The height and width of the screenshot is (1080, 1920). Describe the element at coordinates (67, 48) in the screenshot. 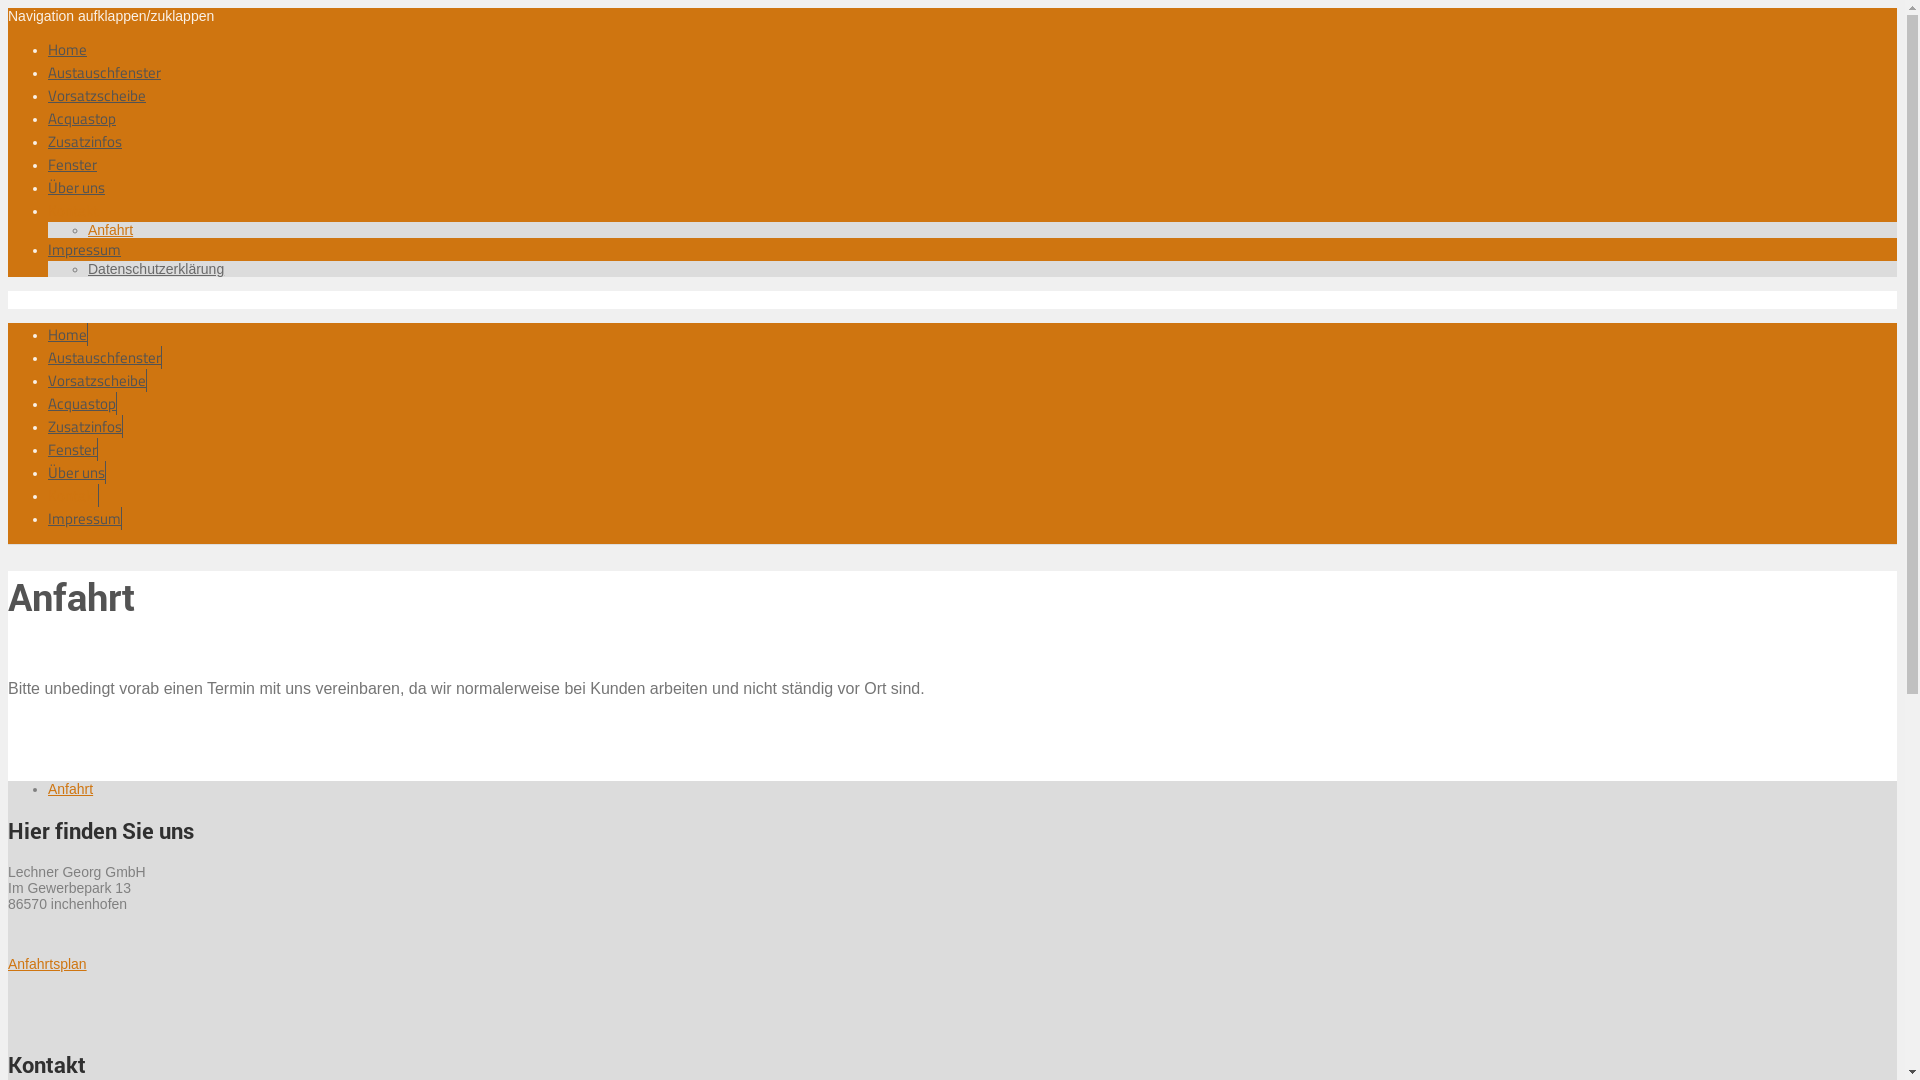

I see `'Home'` at that location.